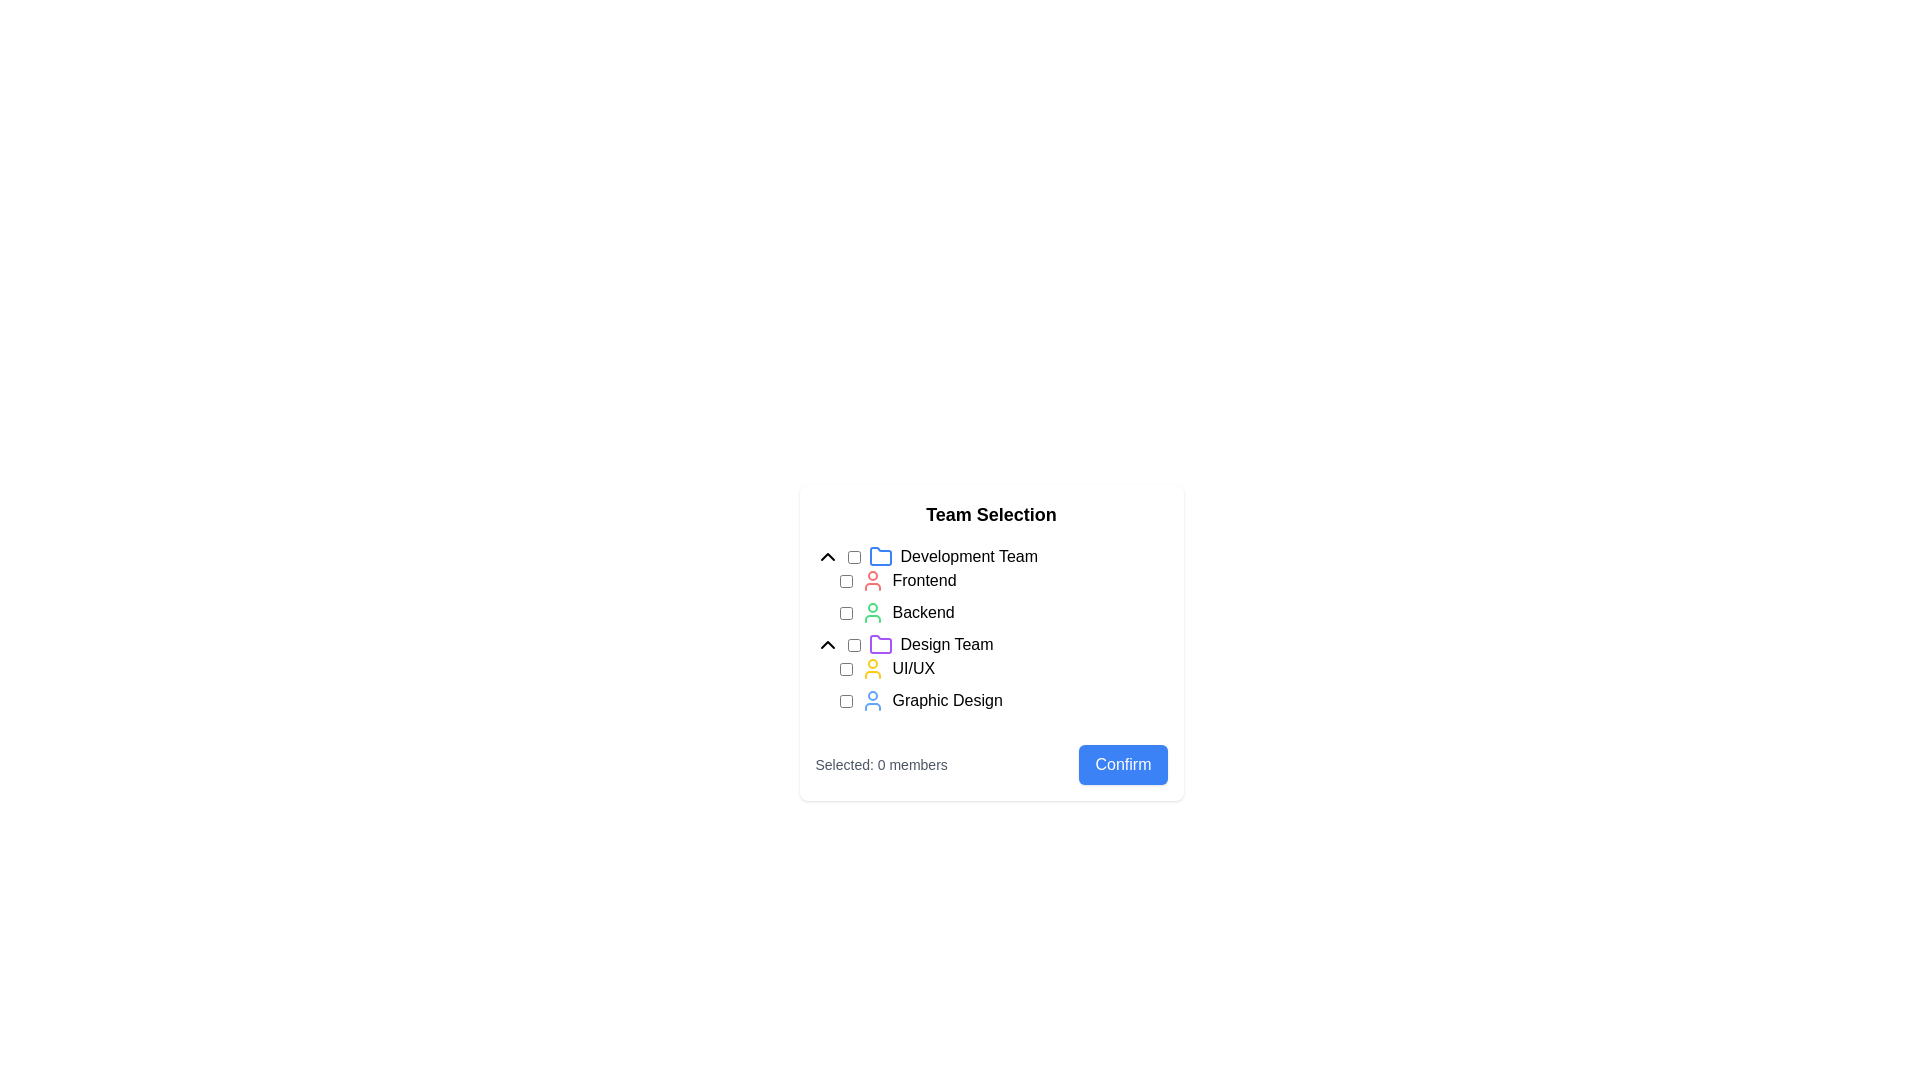  I want to click on the green user silhouette icon located in the 'Backend' row of the 'Development Team' section, which is the second icon in that row, so click(872, 612).